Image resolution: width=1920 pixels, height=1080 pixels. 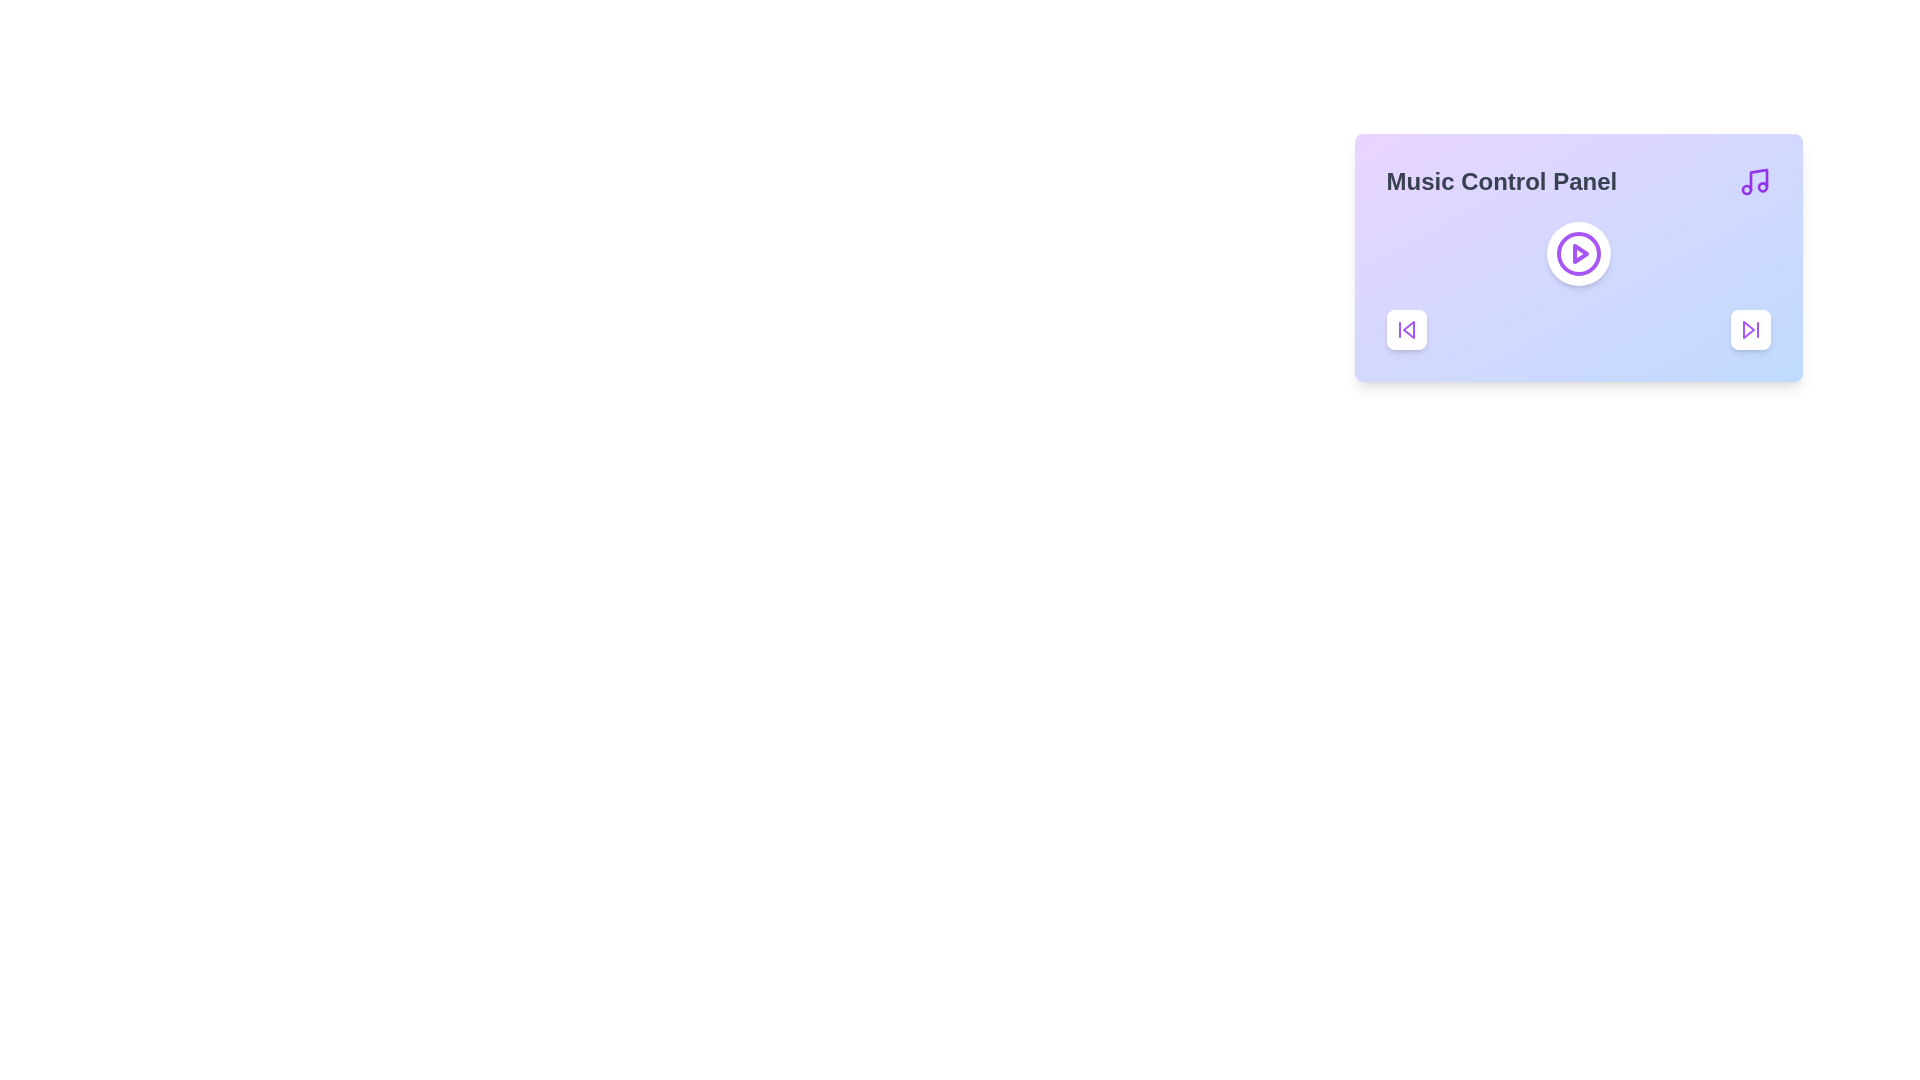 What do you see at coordinates (1577, 253) in the screenshot?
I see `the Play button located in the center of the Music Control Panel` at bounding box center [1577, 253].